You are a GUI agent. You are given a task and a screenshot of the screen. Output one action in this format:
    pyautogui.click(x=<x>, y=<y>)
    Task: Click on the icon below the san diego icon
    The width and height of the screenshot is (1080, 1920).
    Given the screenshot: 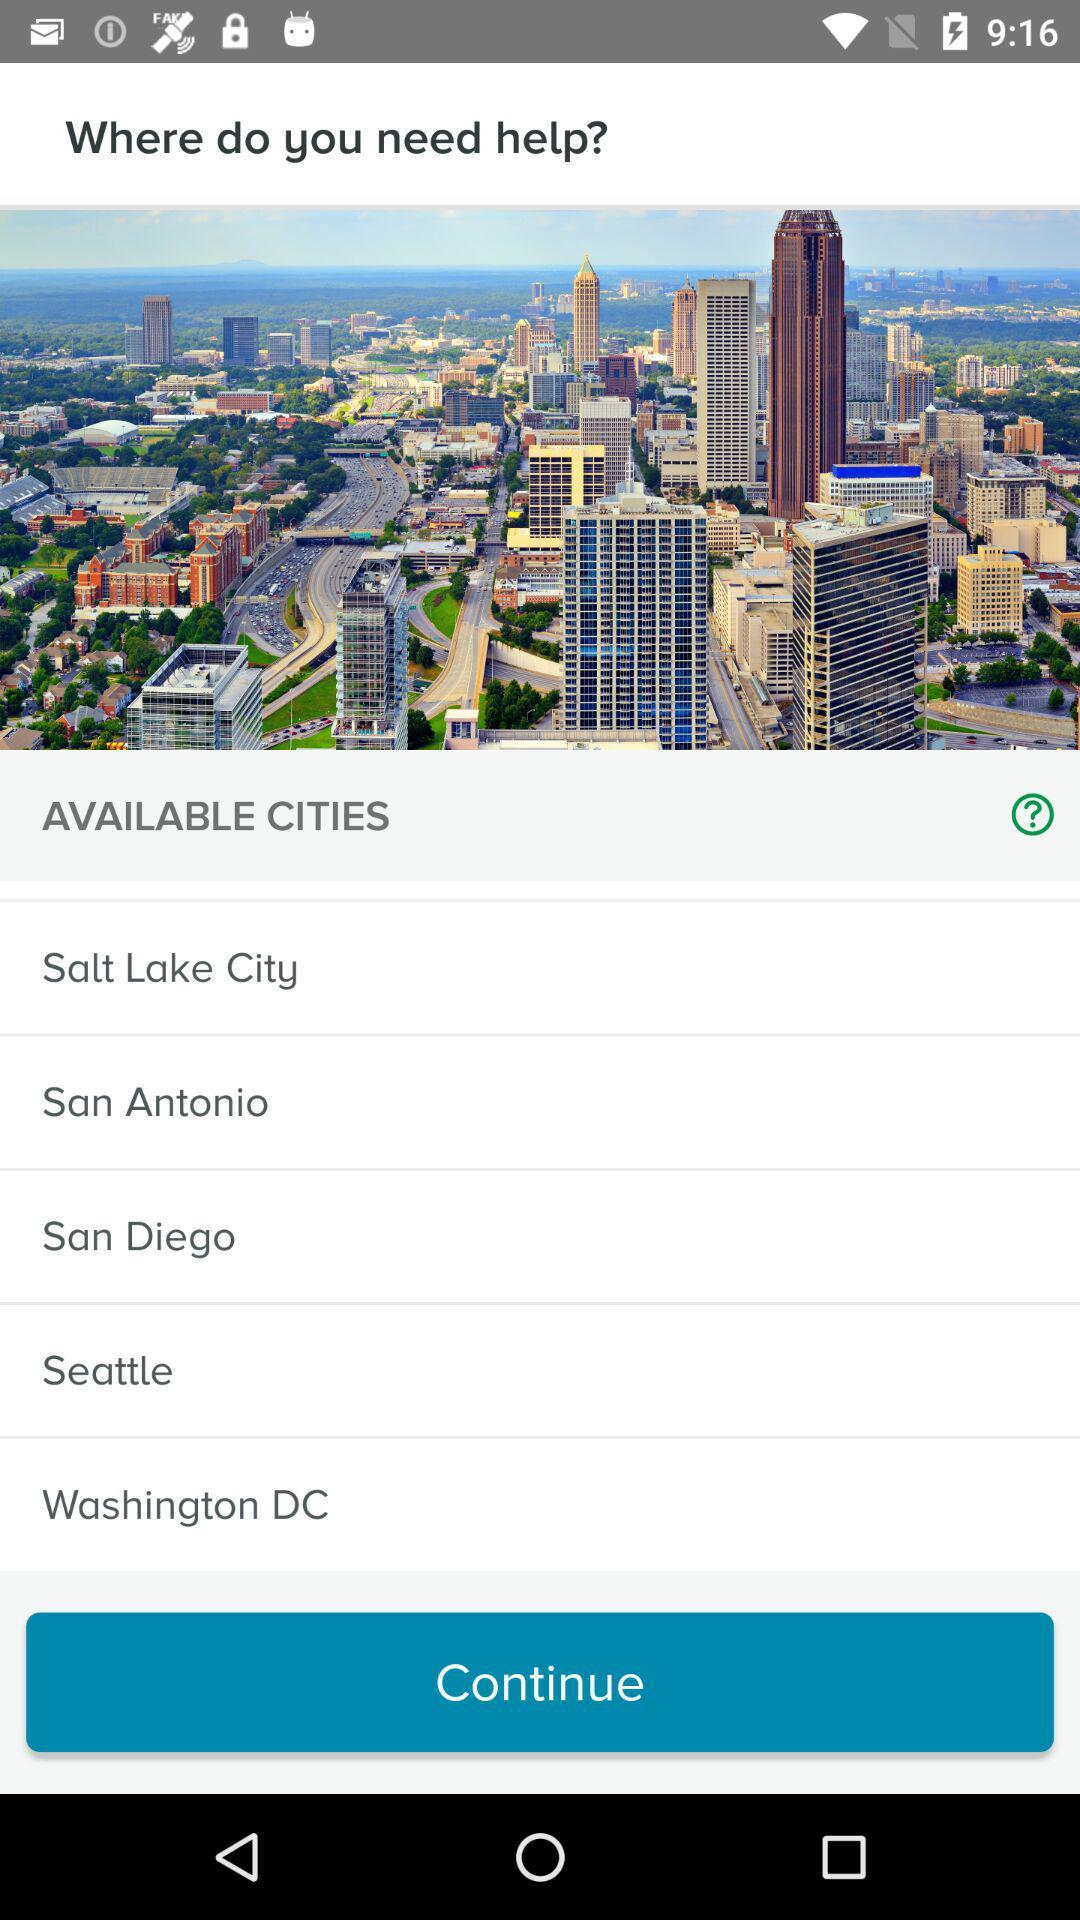 What is the action you would take?
    pyautogui.click(x=108, y=1369)
    